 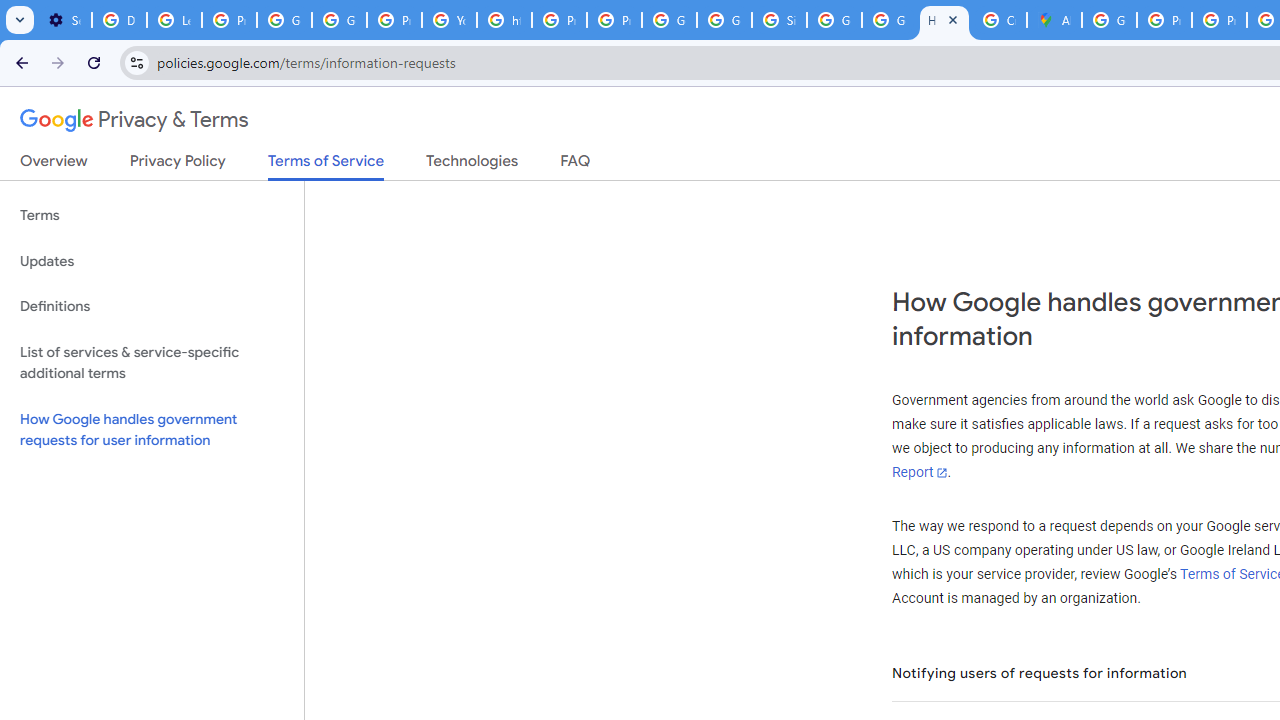 What do you see at coordinates (504, 20) in the screenshot?
I see `'https://scholar.google.com/'` at bounding box center [504, 20].